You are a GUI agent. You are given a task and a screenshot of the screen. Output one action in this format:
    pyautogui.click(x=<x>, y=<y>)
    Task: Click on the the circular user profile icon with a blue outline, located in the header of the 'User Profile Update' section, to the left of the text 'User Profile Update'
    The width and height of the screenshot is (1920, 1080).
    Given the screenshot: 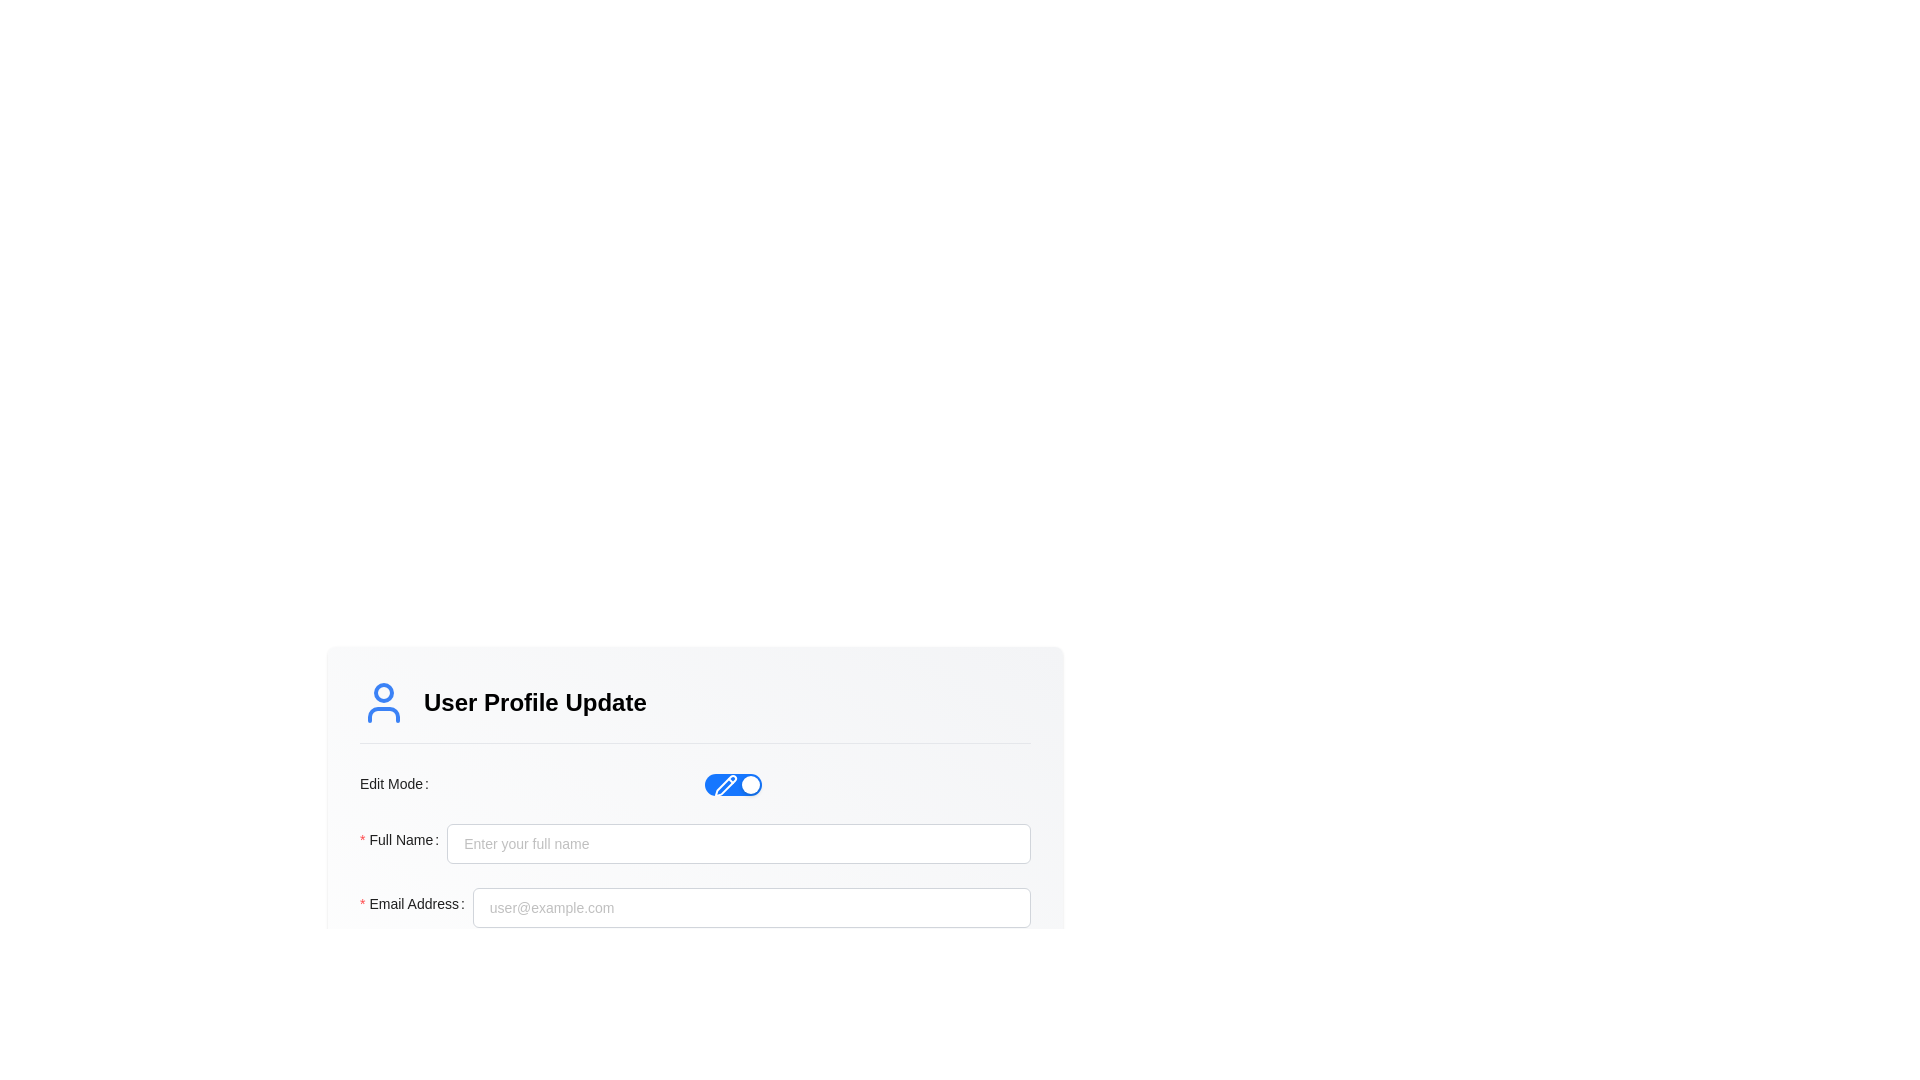 What is the action you would take?
    pyautogui.click(x=384, y=701)
    